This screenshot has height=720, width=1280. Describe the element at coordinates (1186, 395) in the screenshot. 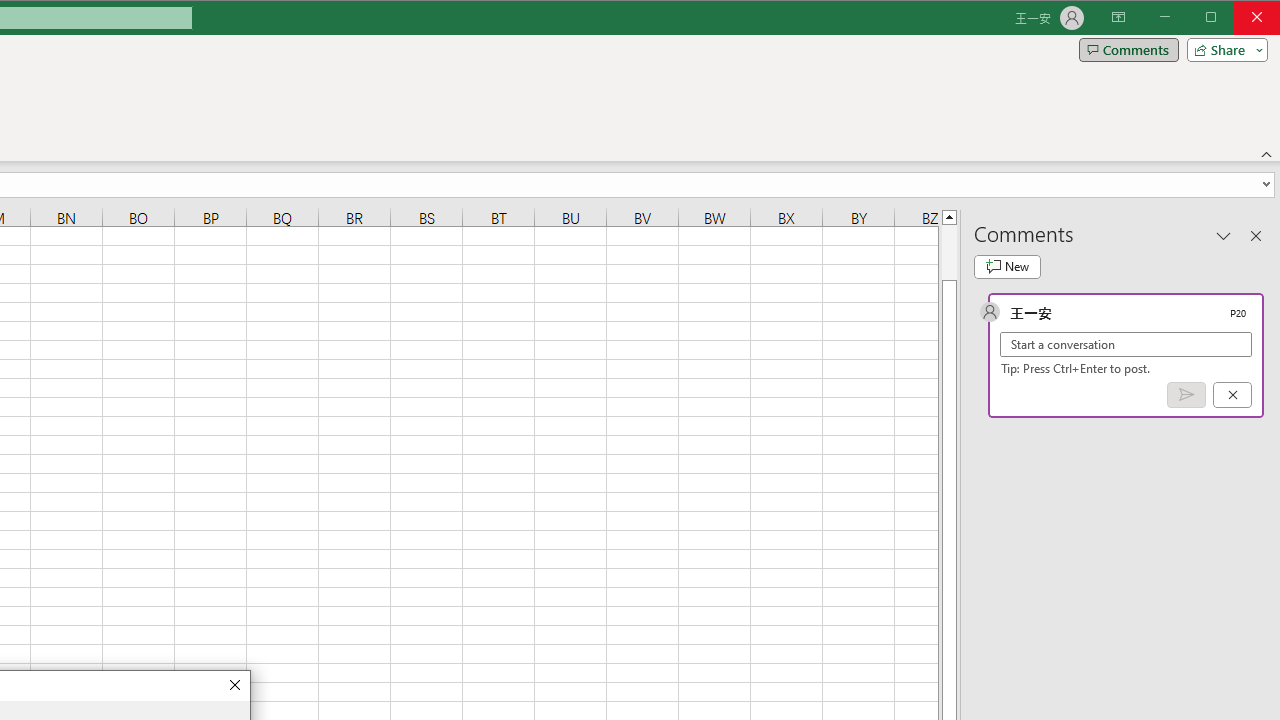

I see `'Post comment (Ctrl + Enter)'` at that location.